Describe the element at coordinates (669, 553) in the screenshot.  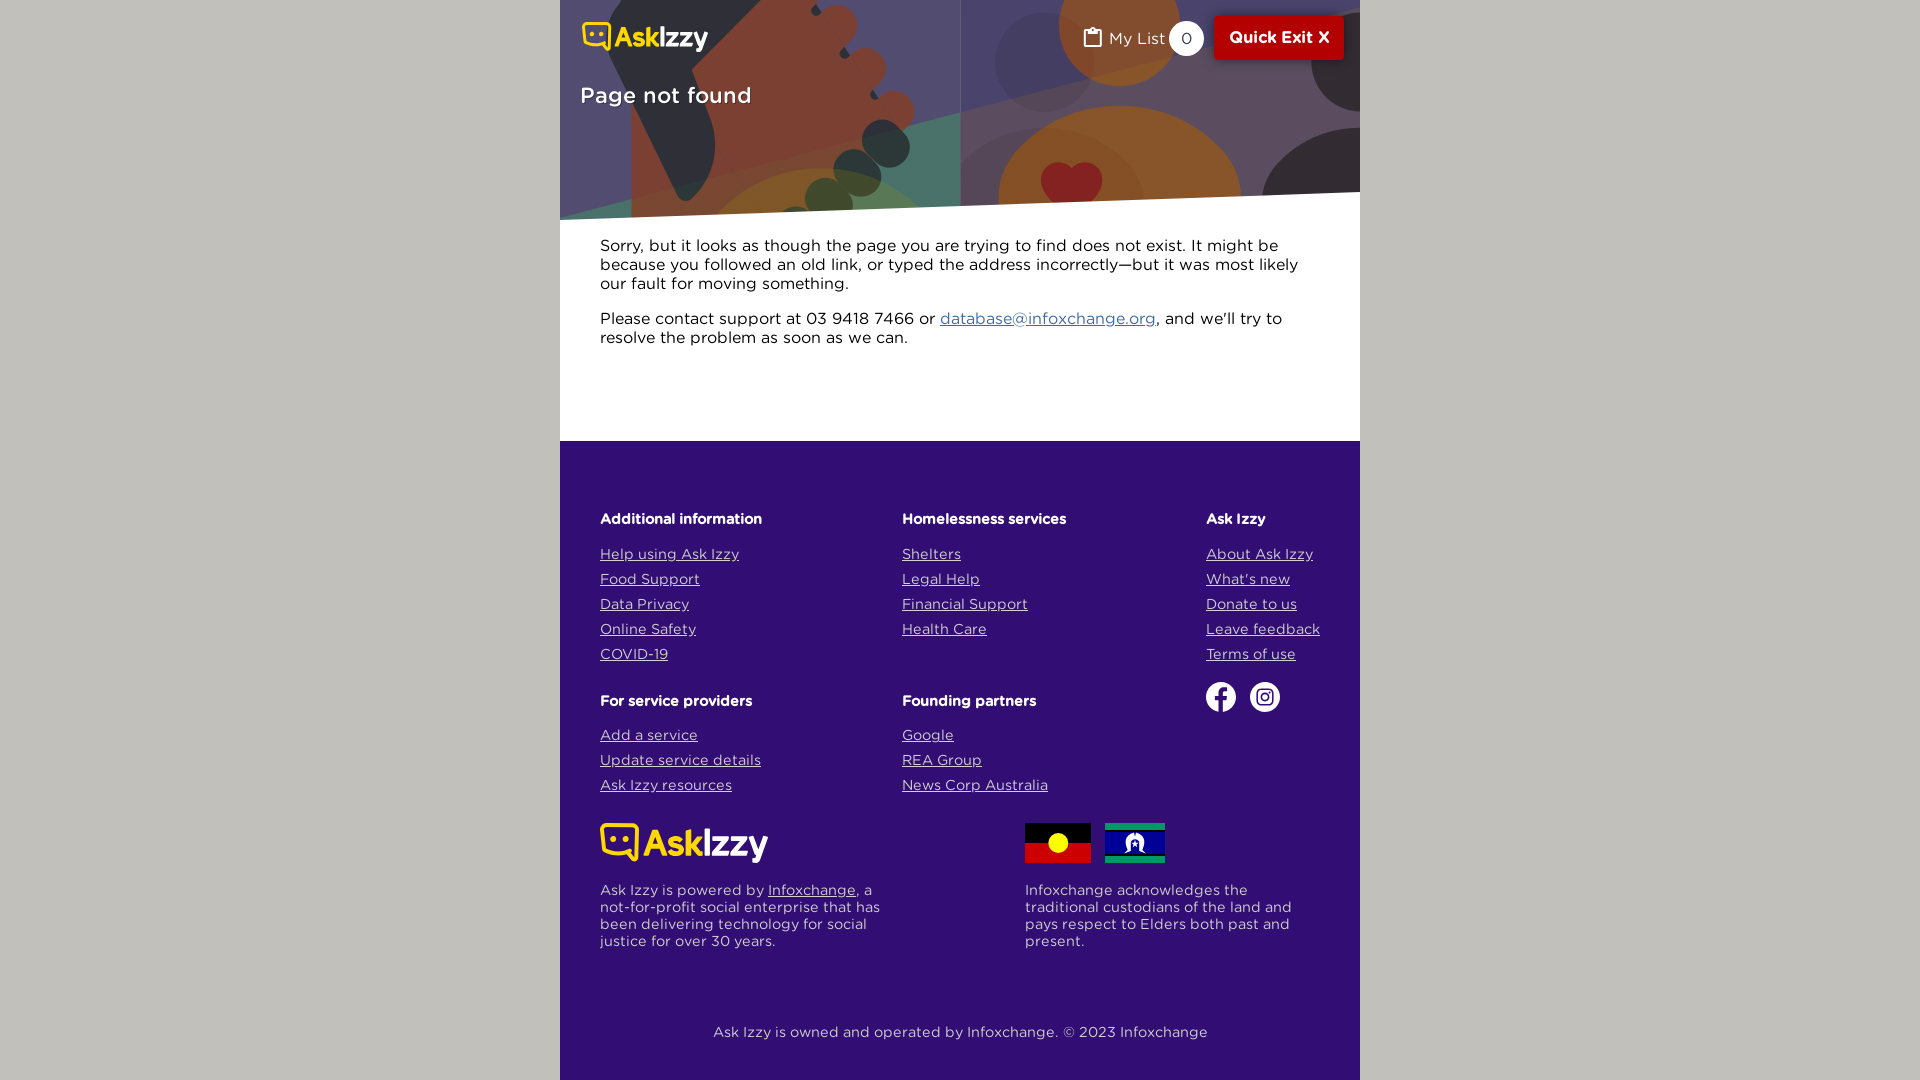
I see `'Help using Ask Izzy'` at that location.